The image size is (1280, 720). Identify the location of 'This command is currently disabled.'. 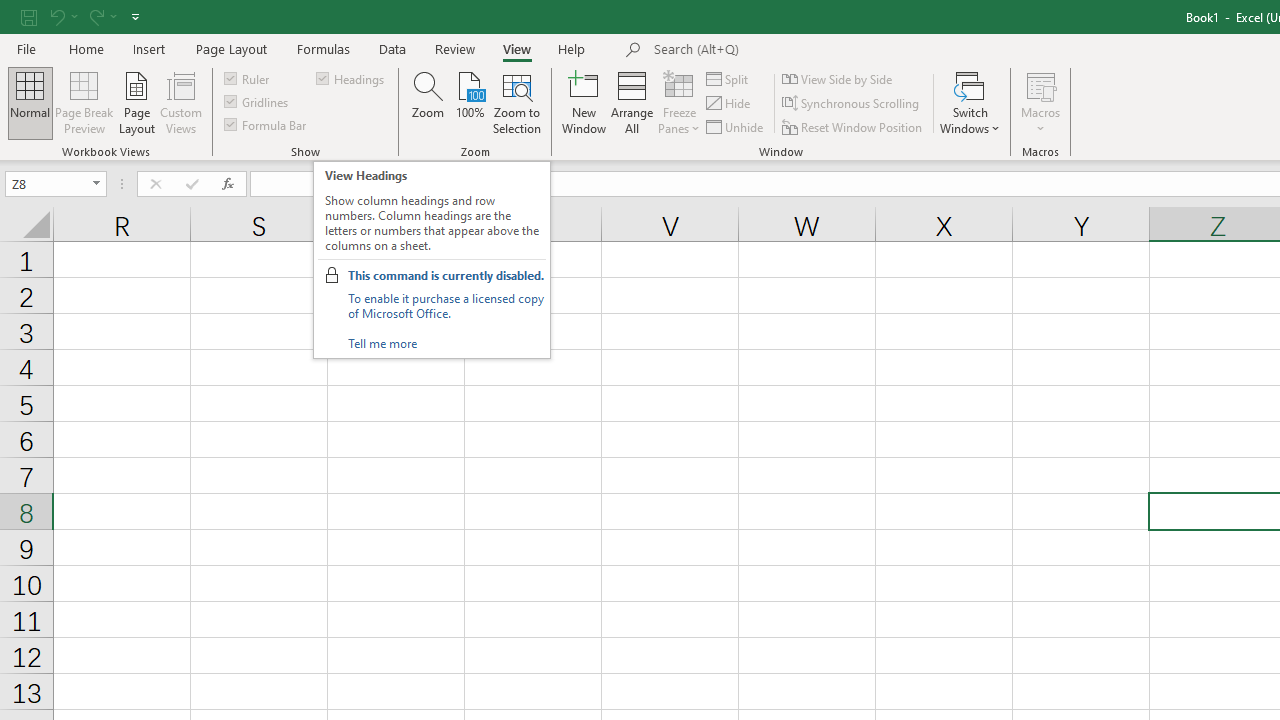
(445, 275).